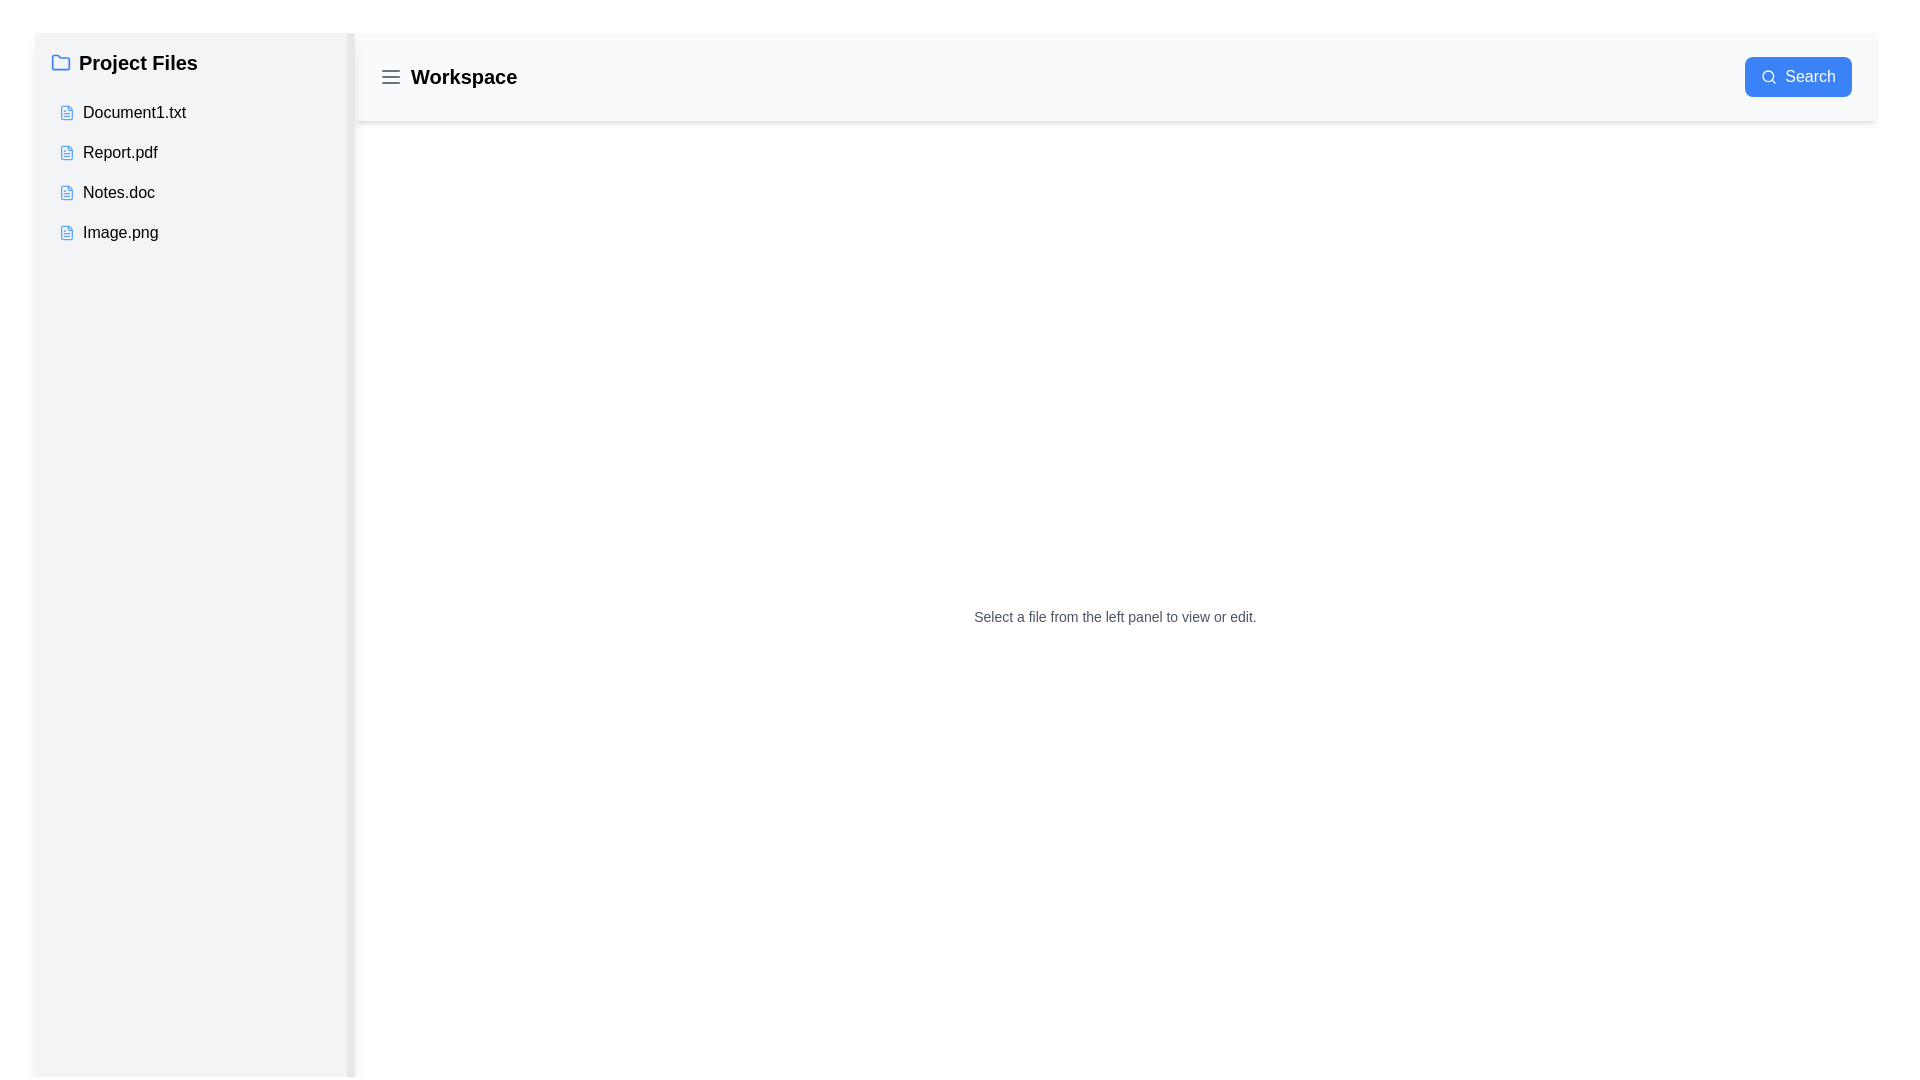  What do you see at coordinates (67, 112) in the screenshot?
I see `the light blue file icon located in the 'Project Files' panel` at bounding box center [67, 112].